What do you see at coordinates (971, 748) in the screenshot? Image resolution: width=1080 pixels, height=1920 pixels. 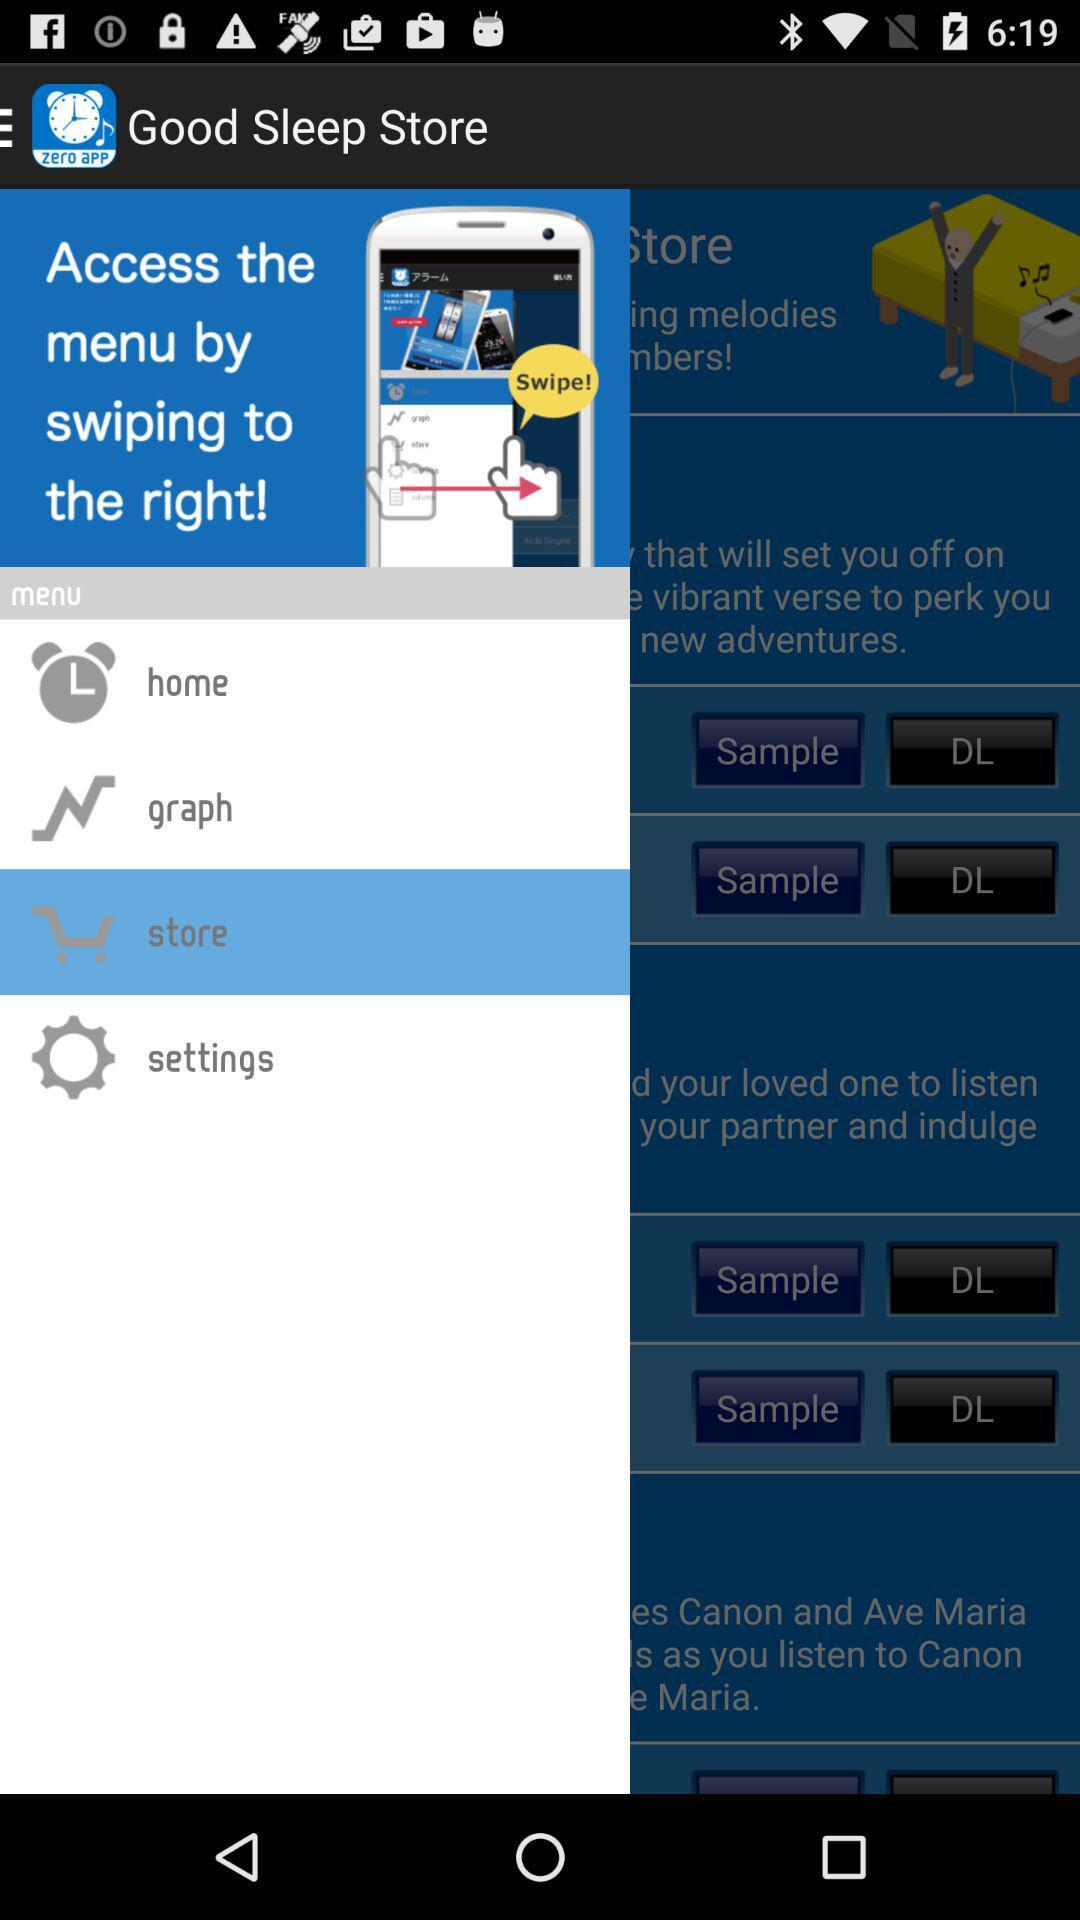 I see `dl` at bounding box center [971, 748].